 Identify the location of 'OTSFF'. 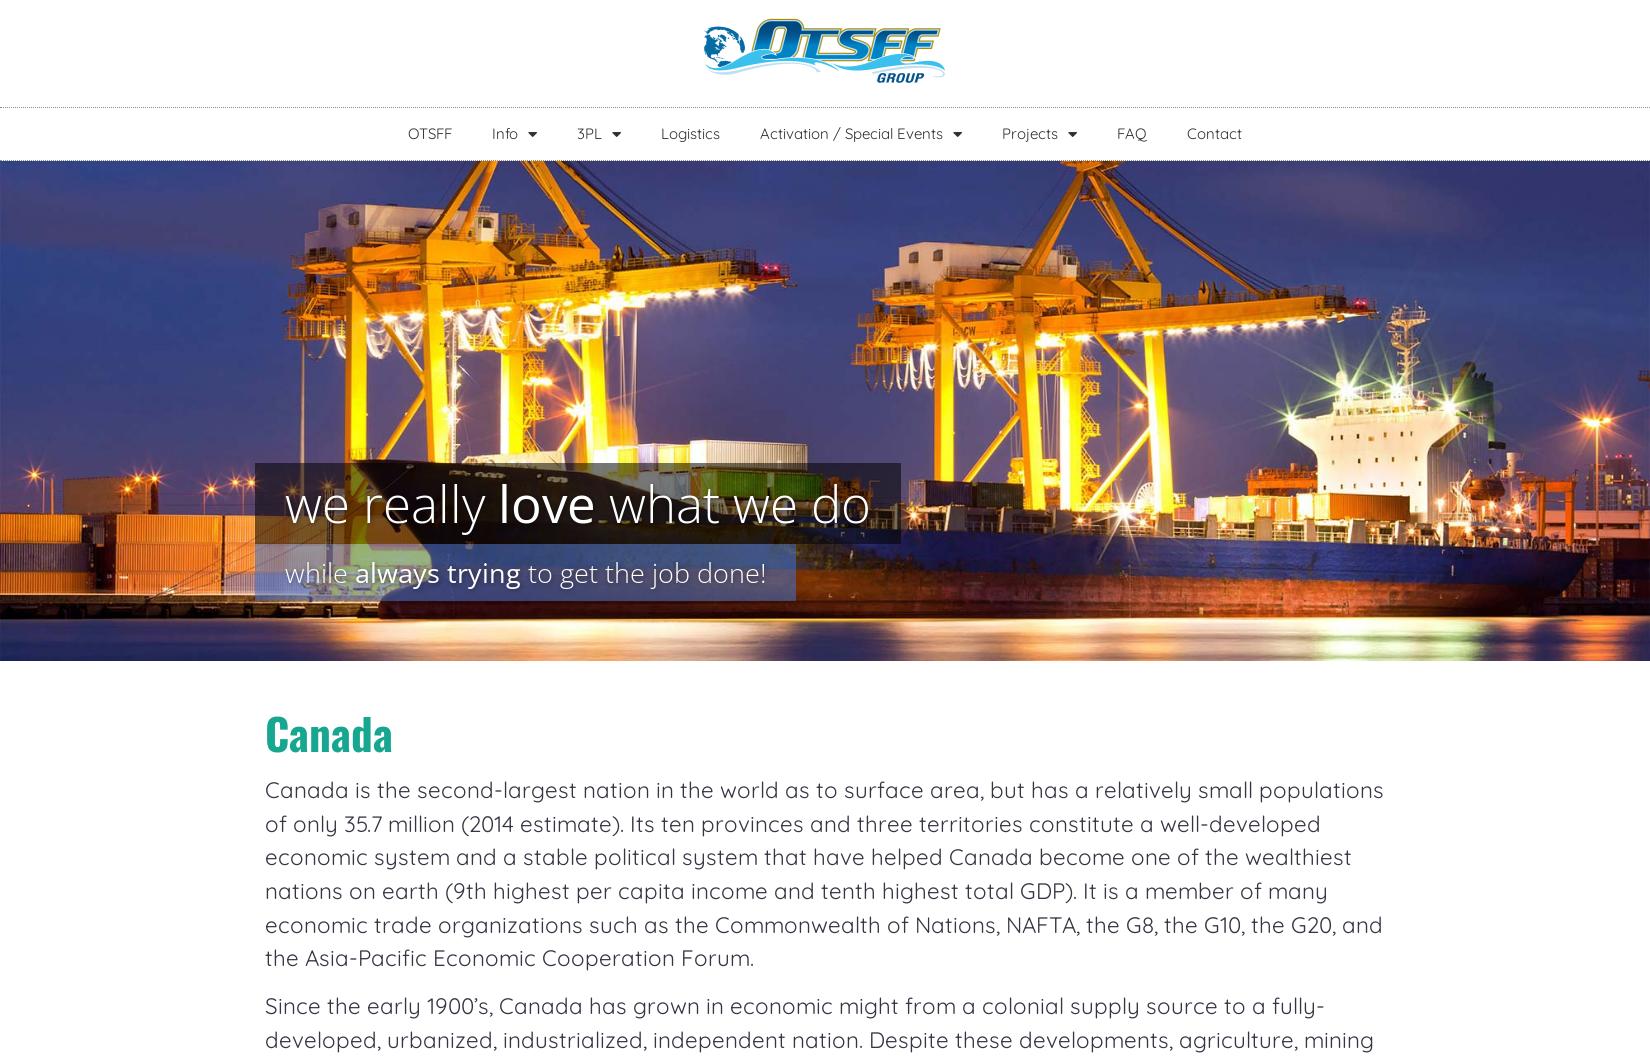
(428, 133).